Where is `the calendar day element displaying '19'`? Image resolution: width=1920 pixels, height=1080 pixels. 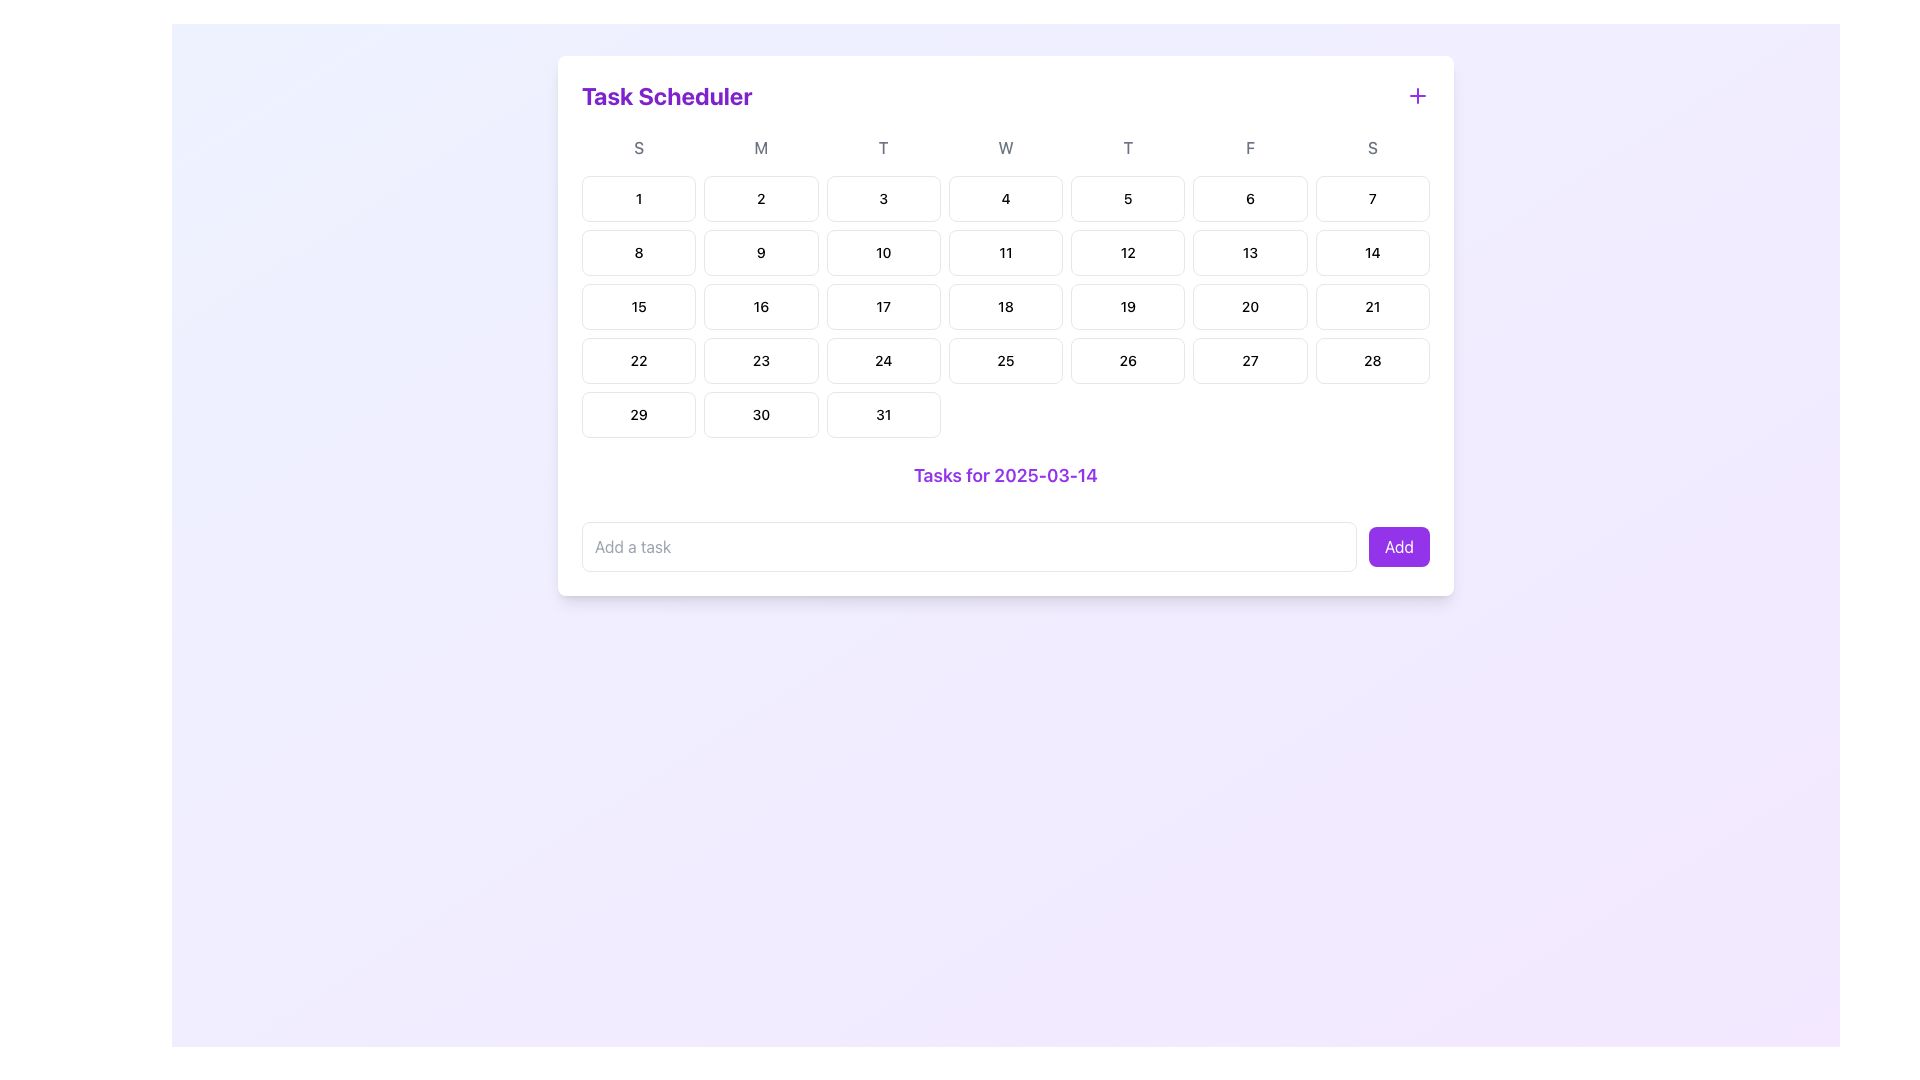
the calendar day element displaying '19' is located at coordinates (1128, 307).